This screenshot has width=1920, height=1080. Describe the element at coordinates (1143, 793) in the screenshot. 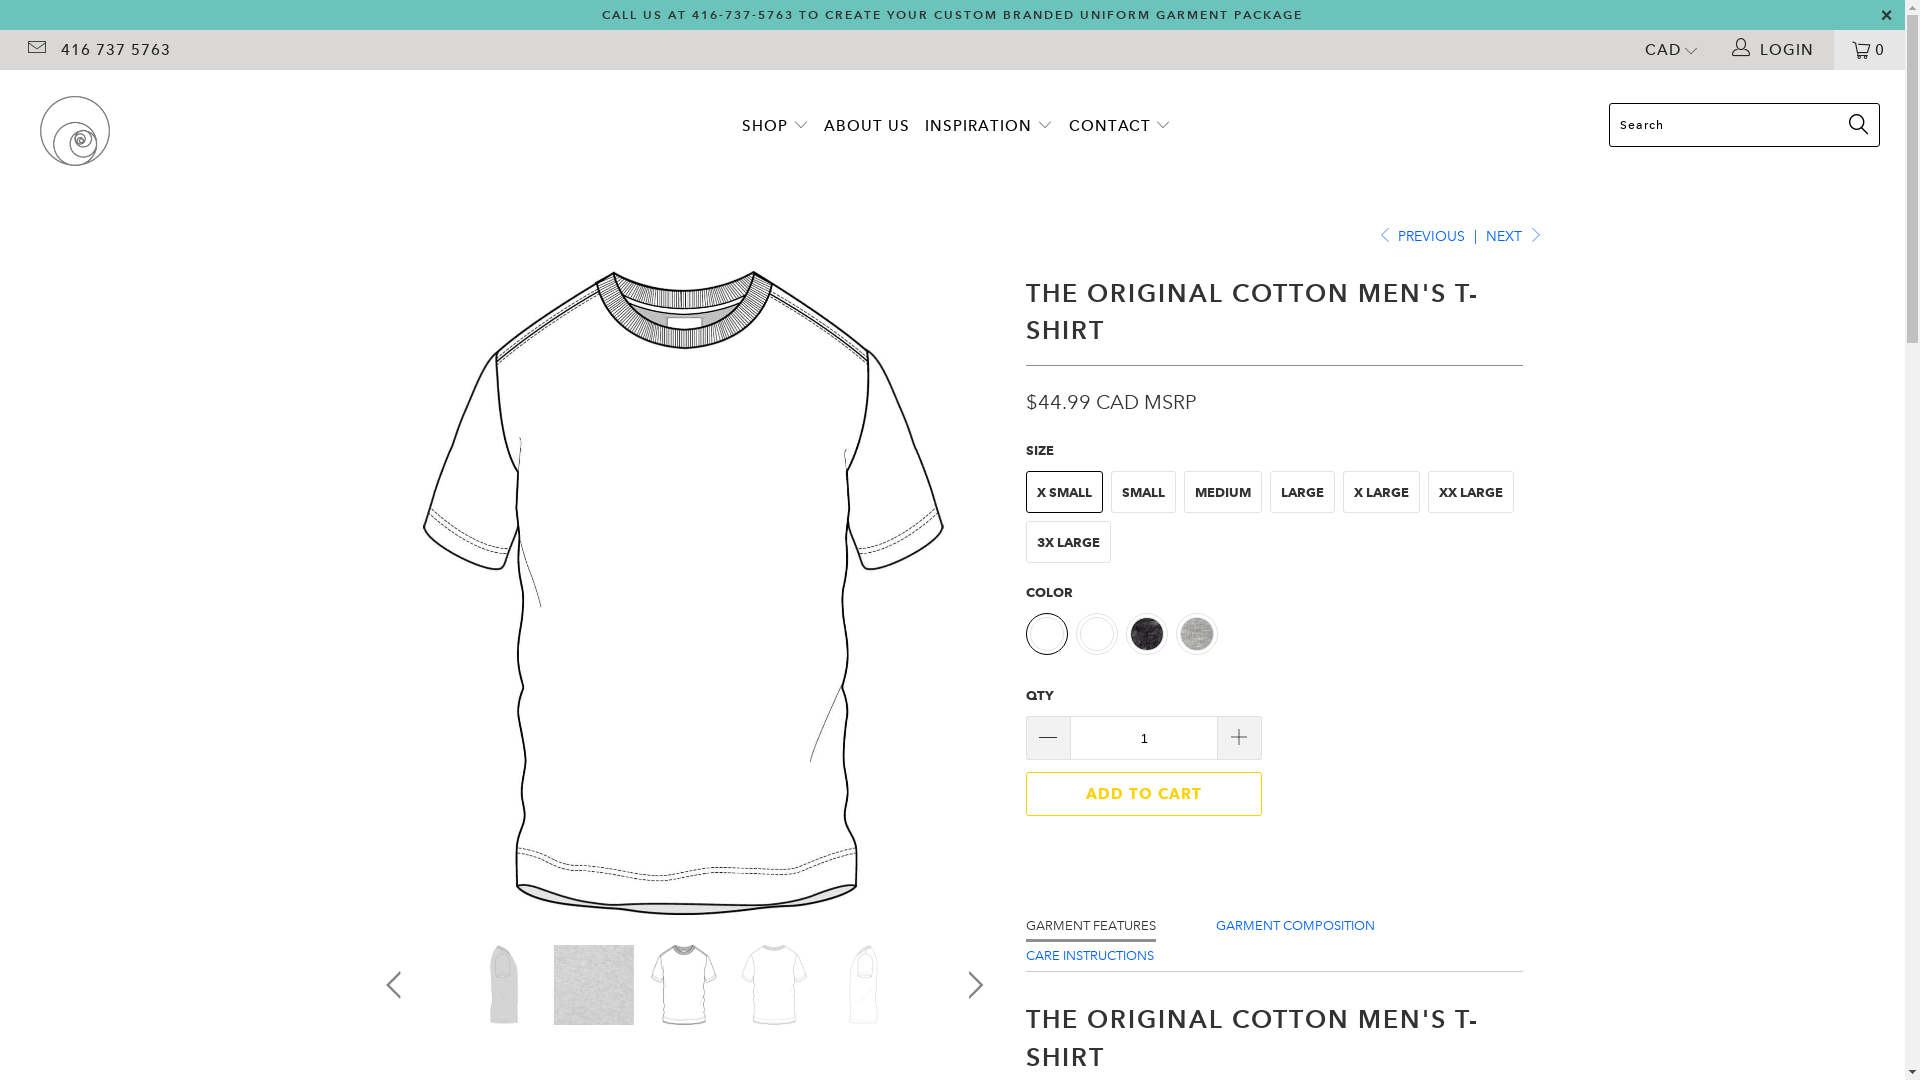

I see `'ADD TO CART'` at that location.